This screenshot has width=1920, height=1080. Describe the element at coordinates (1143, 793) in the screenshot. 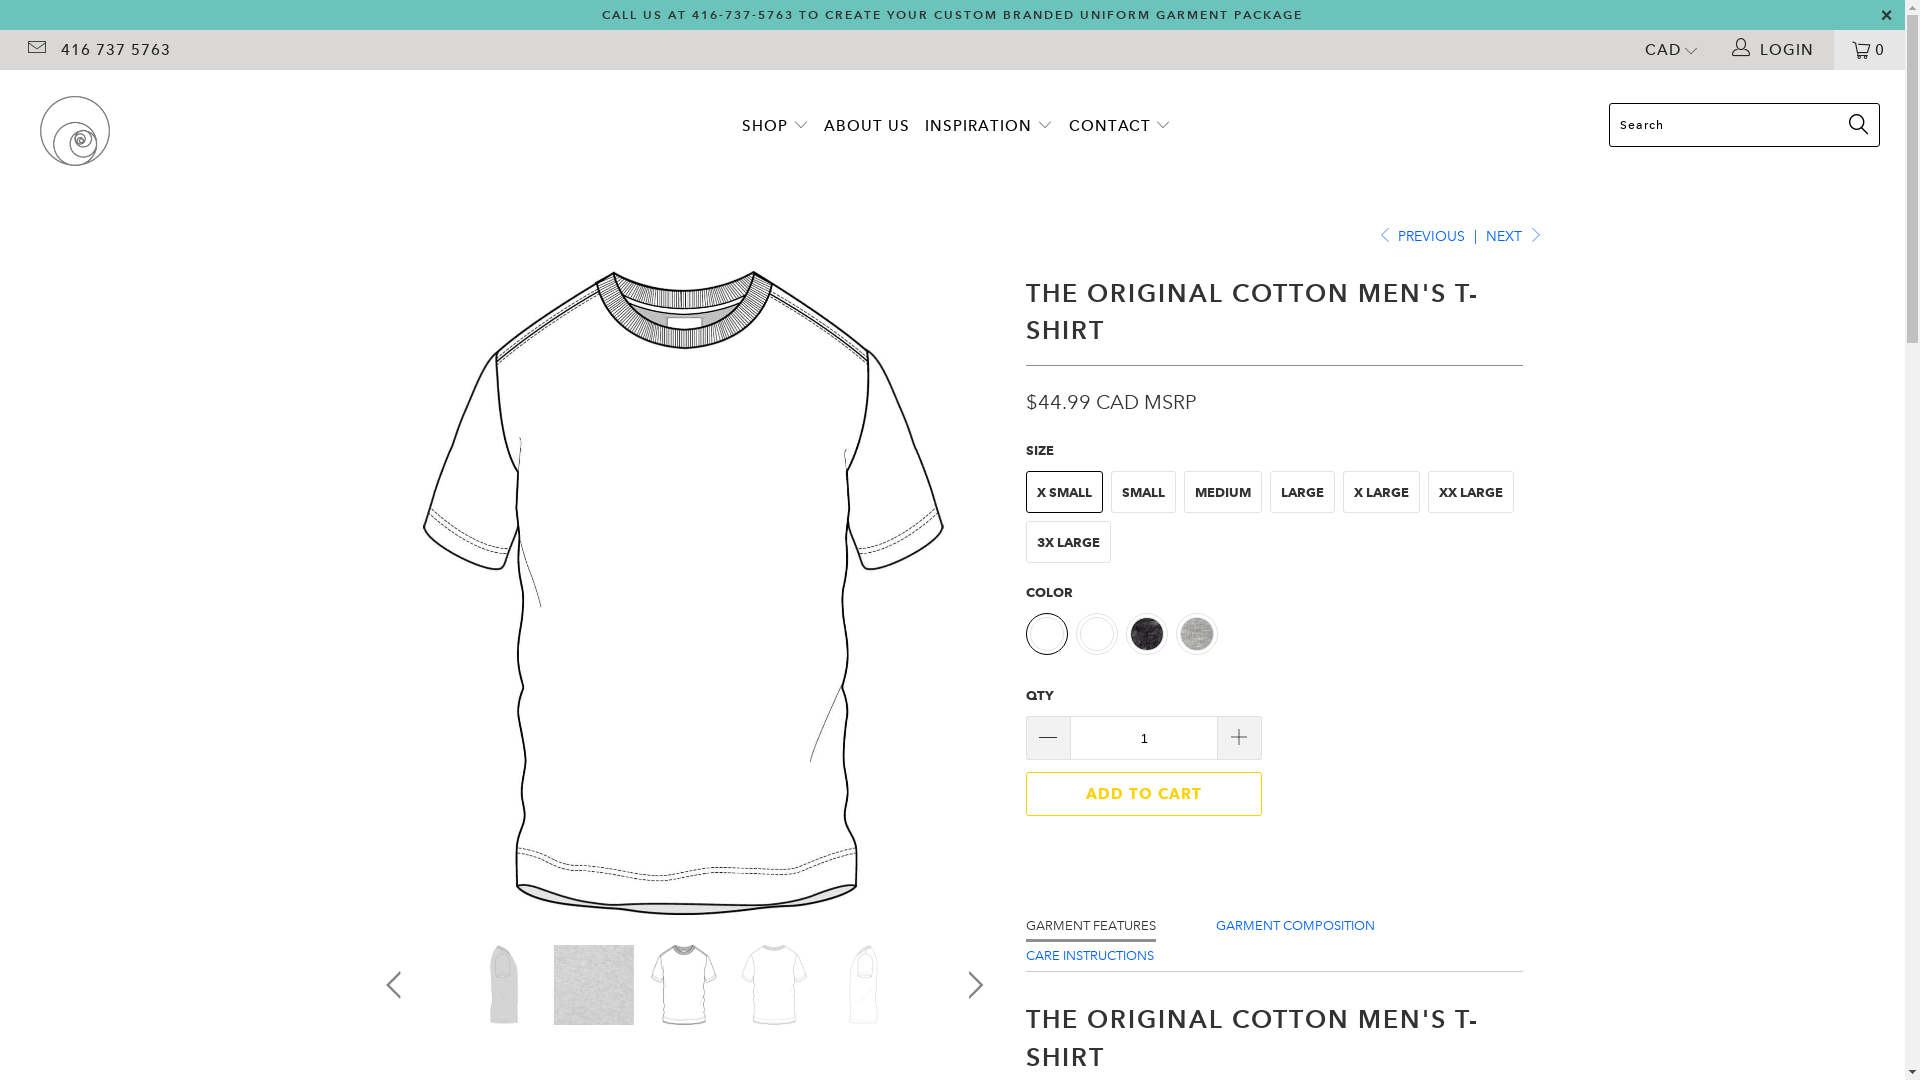

I see `'ADD TO CART'` at that location.